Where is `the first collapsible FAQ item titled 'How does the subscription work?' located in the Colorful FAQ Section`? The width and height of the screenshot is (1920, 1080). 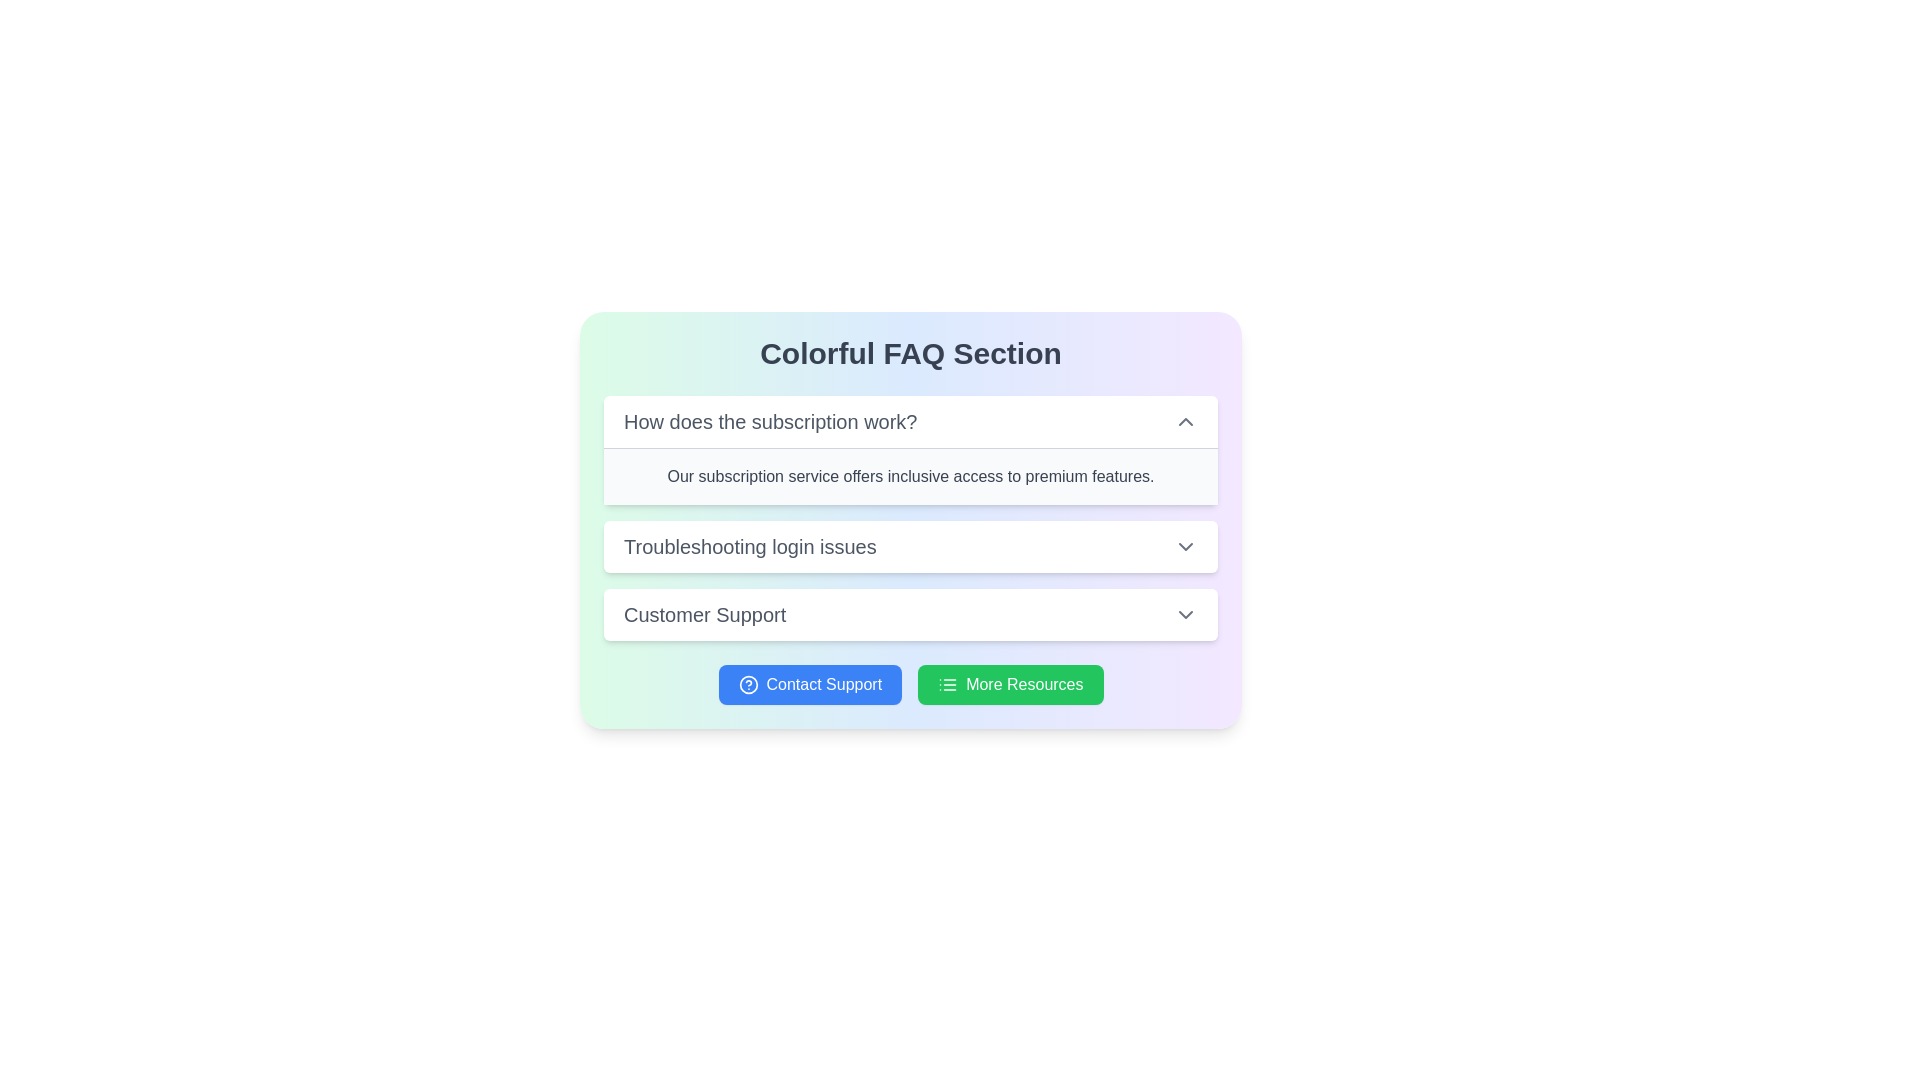 the first collapsible FAQ item titled 'How does the subscription work?' located in the Colorful FAQ Section is located at coordinates (910, 450).